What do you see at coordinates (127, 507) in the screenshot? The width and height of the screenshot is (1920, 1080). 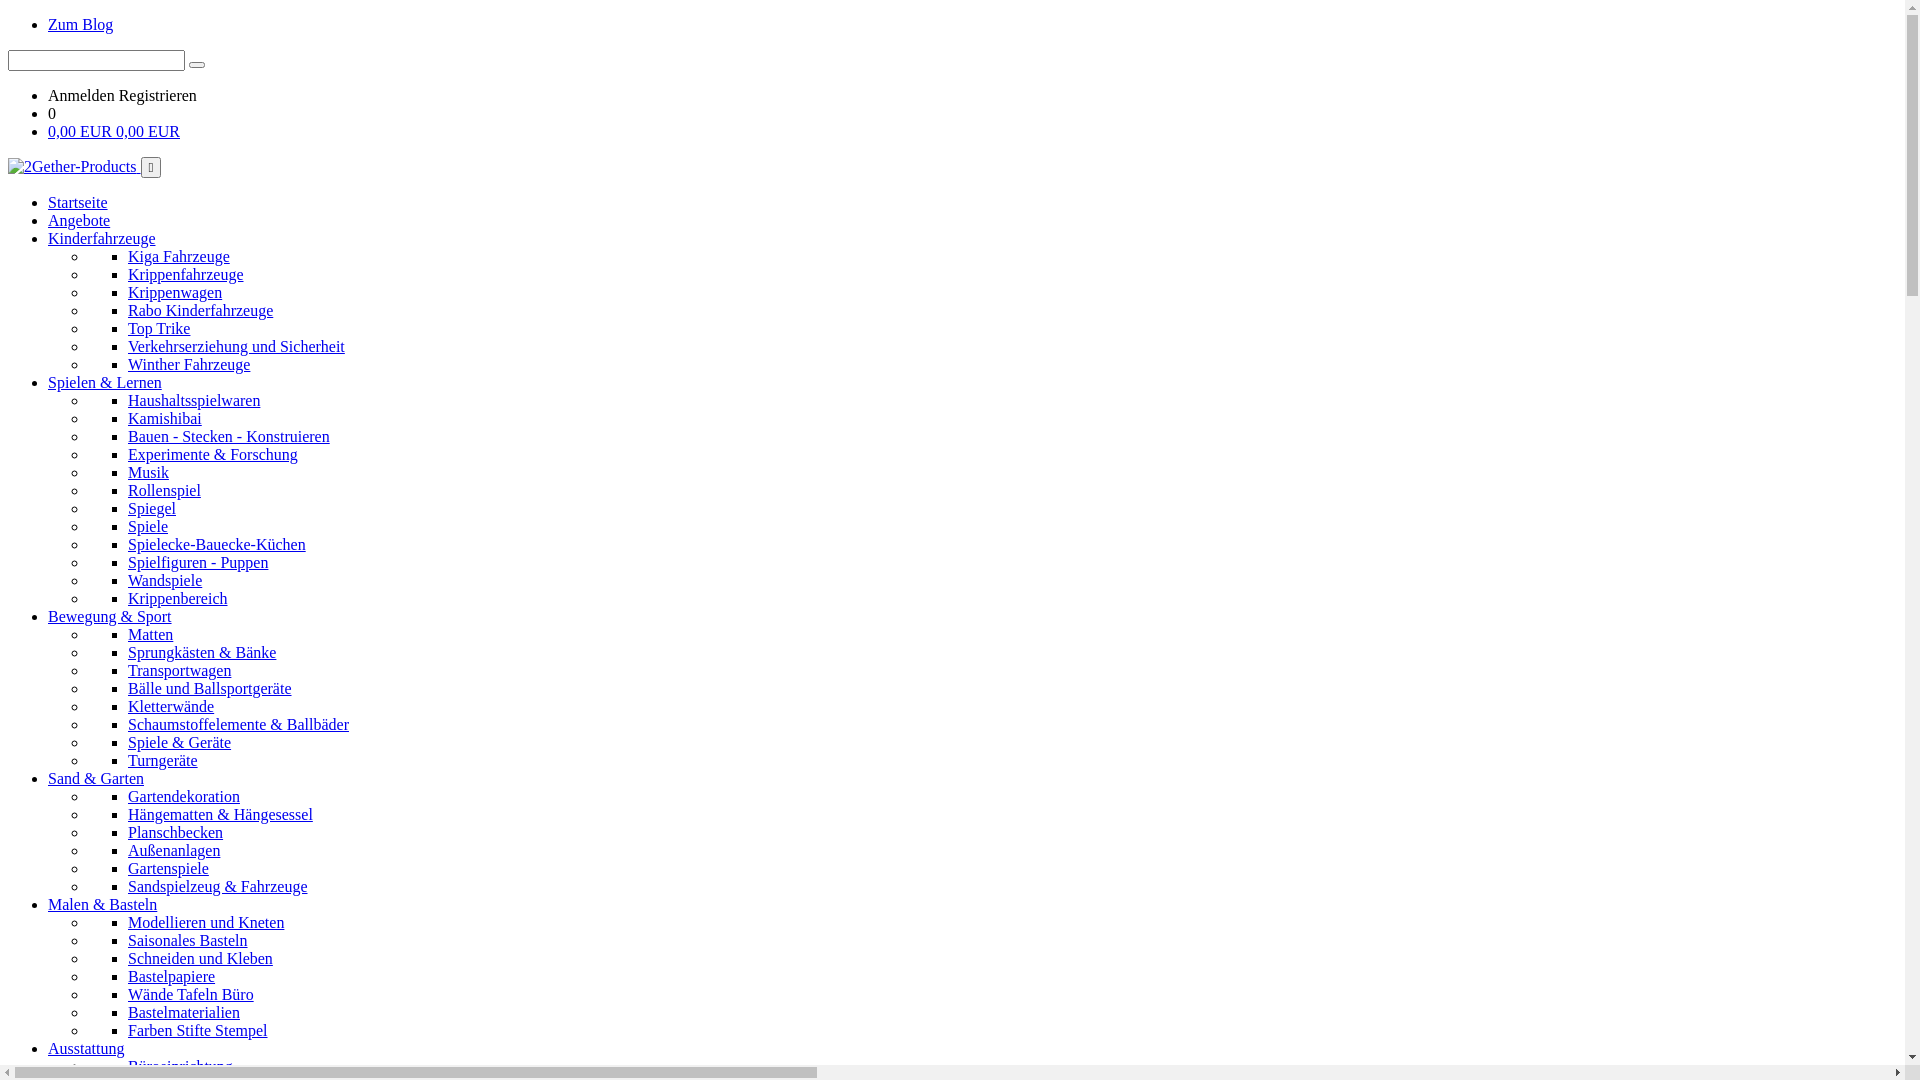 I see `'Spiegel'` at bounding box center [127, 507].